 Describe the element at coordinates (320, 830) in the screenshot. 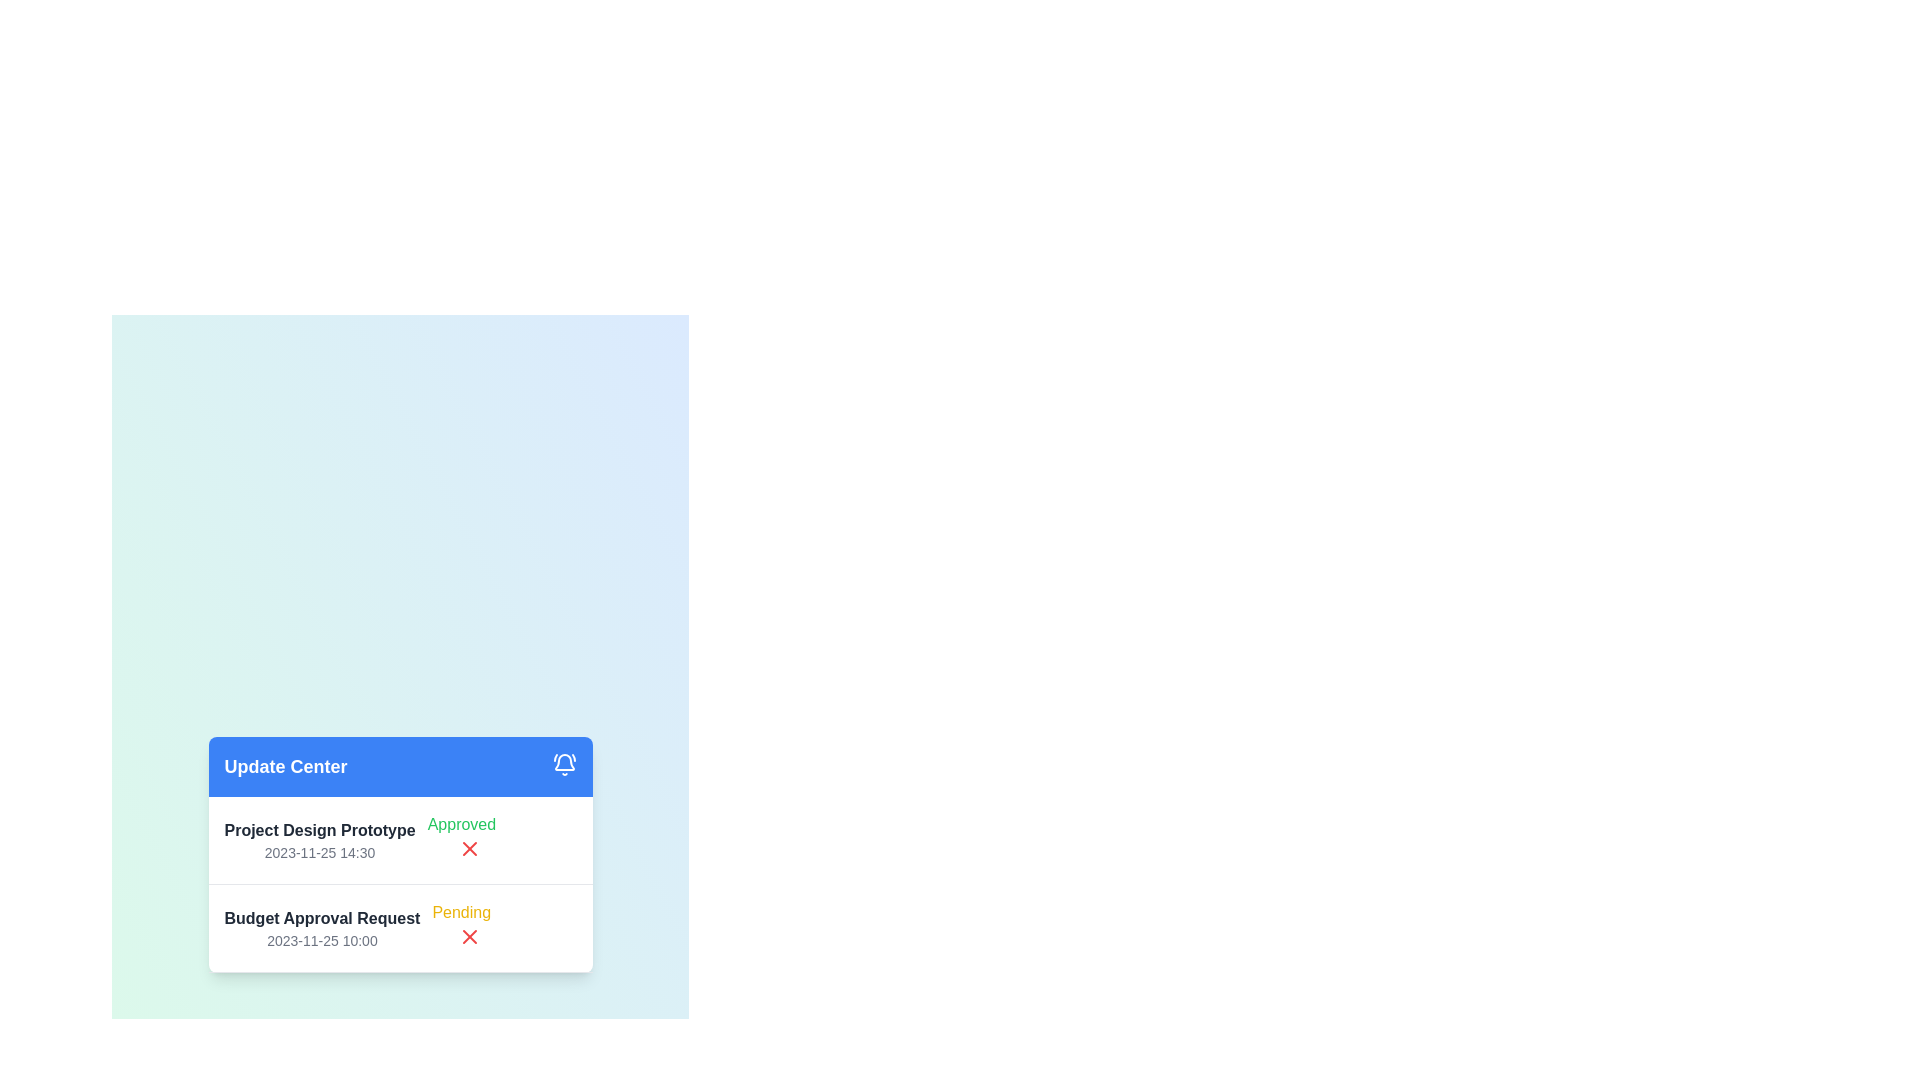

I see `the bold text label reading 'Project Design Prototype' located at the top section of the card under the 'Update Center' heading` at that location.